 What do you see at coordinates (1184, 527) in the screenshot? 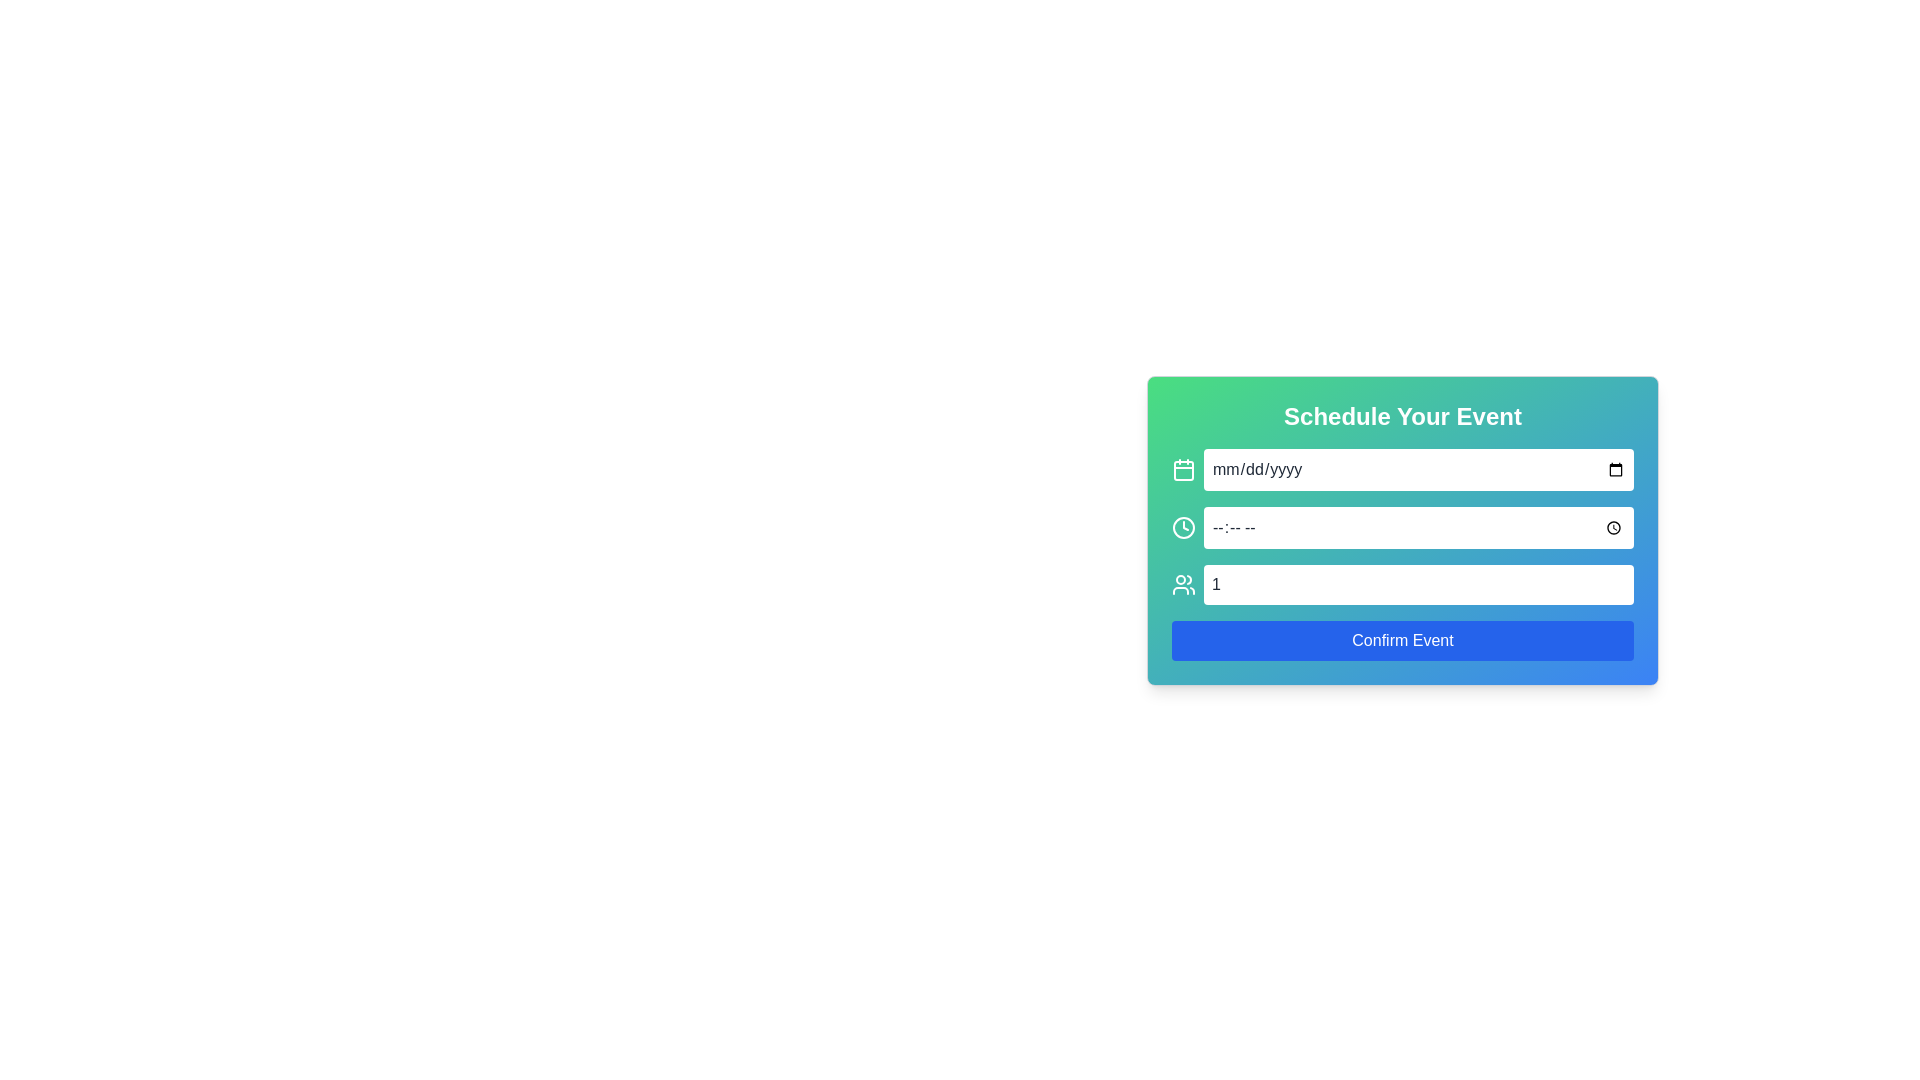
I see `the SVG Circle element representing a clock face, located in the middle column of the scheduling form, adjacent to the time input field above and a number input field below` at bounding box center [1184, 527].